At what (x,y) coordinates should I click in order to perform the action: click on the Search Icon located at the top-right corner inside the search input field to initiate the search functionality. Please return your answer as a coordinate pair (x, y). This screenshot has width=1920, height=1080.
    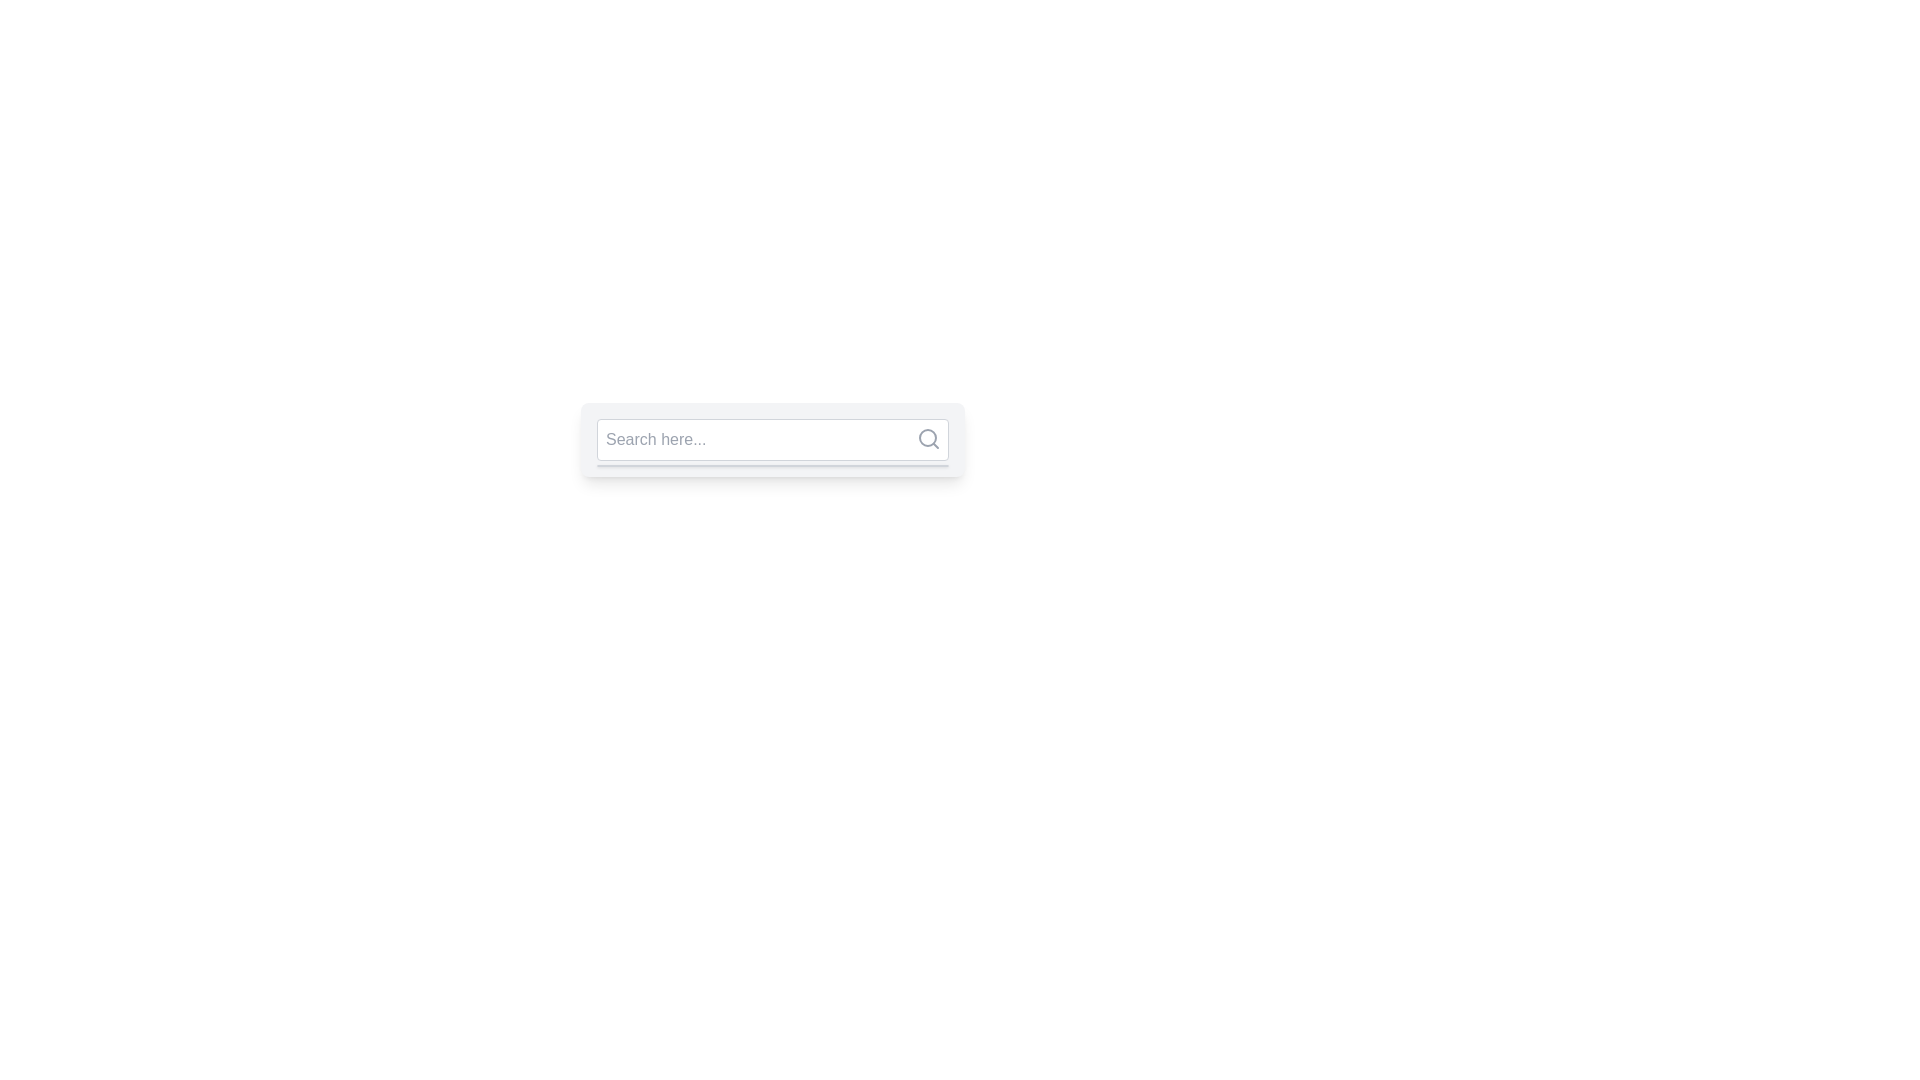
    Looking at the image, I should click on (928, 438).